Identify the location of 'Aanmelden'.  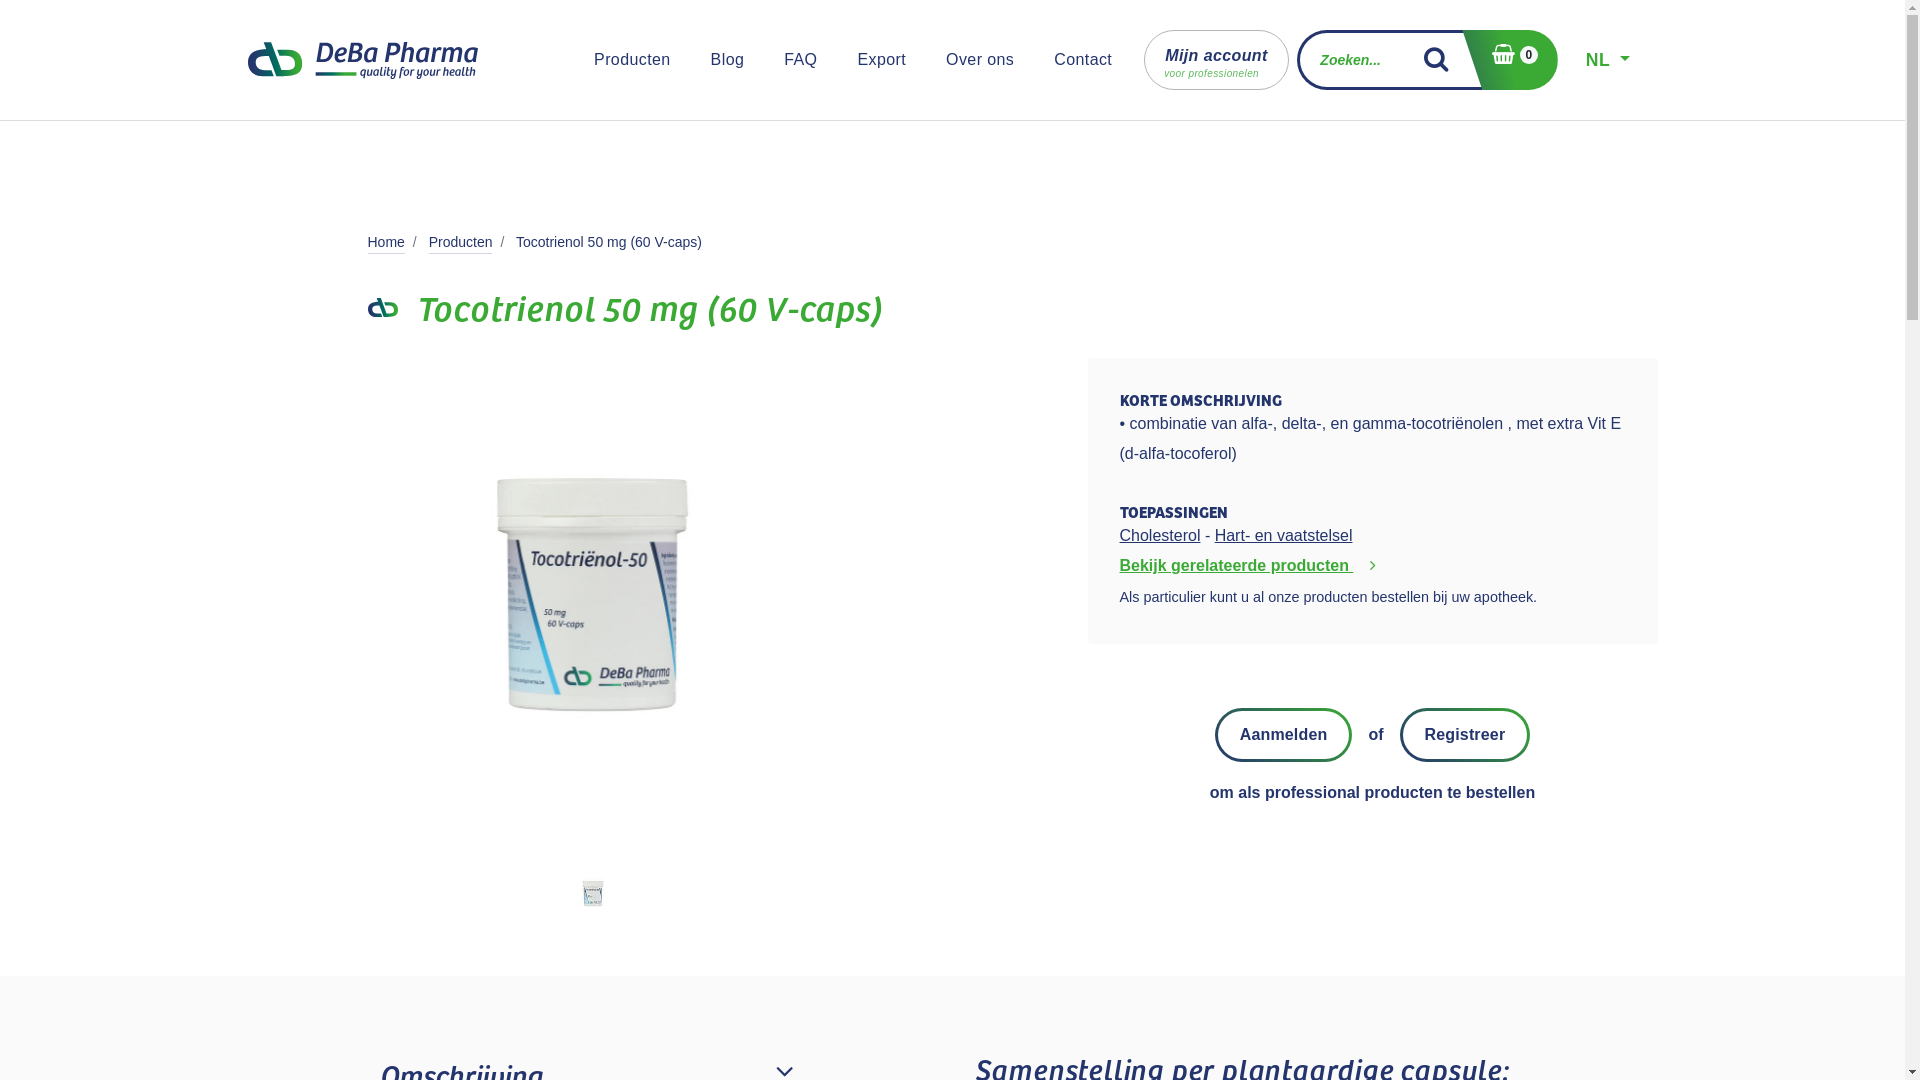
(1283, 735).